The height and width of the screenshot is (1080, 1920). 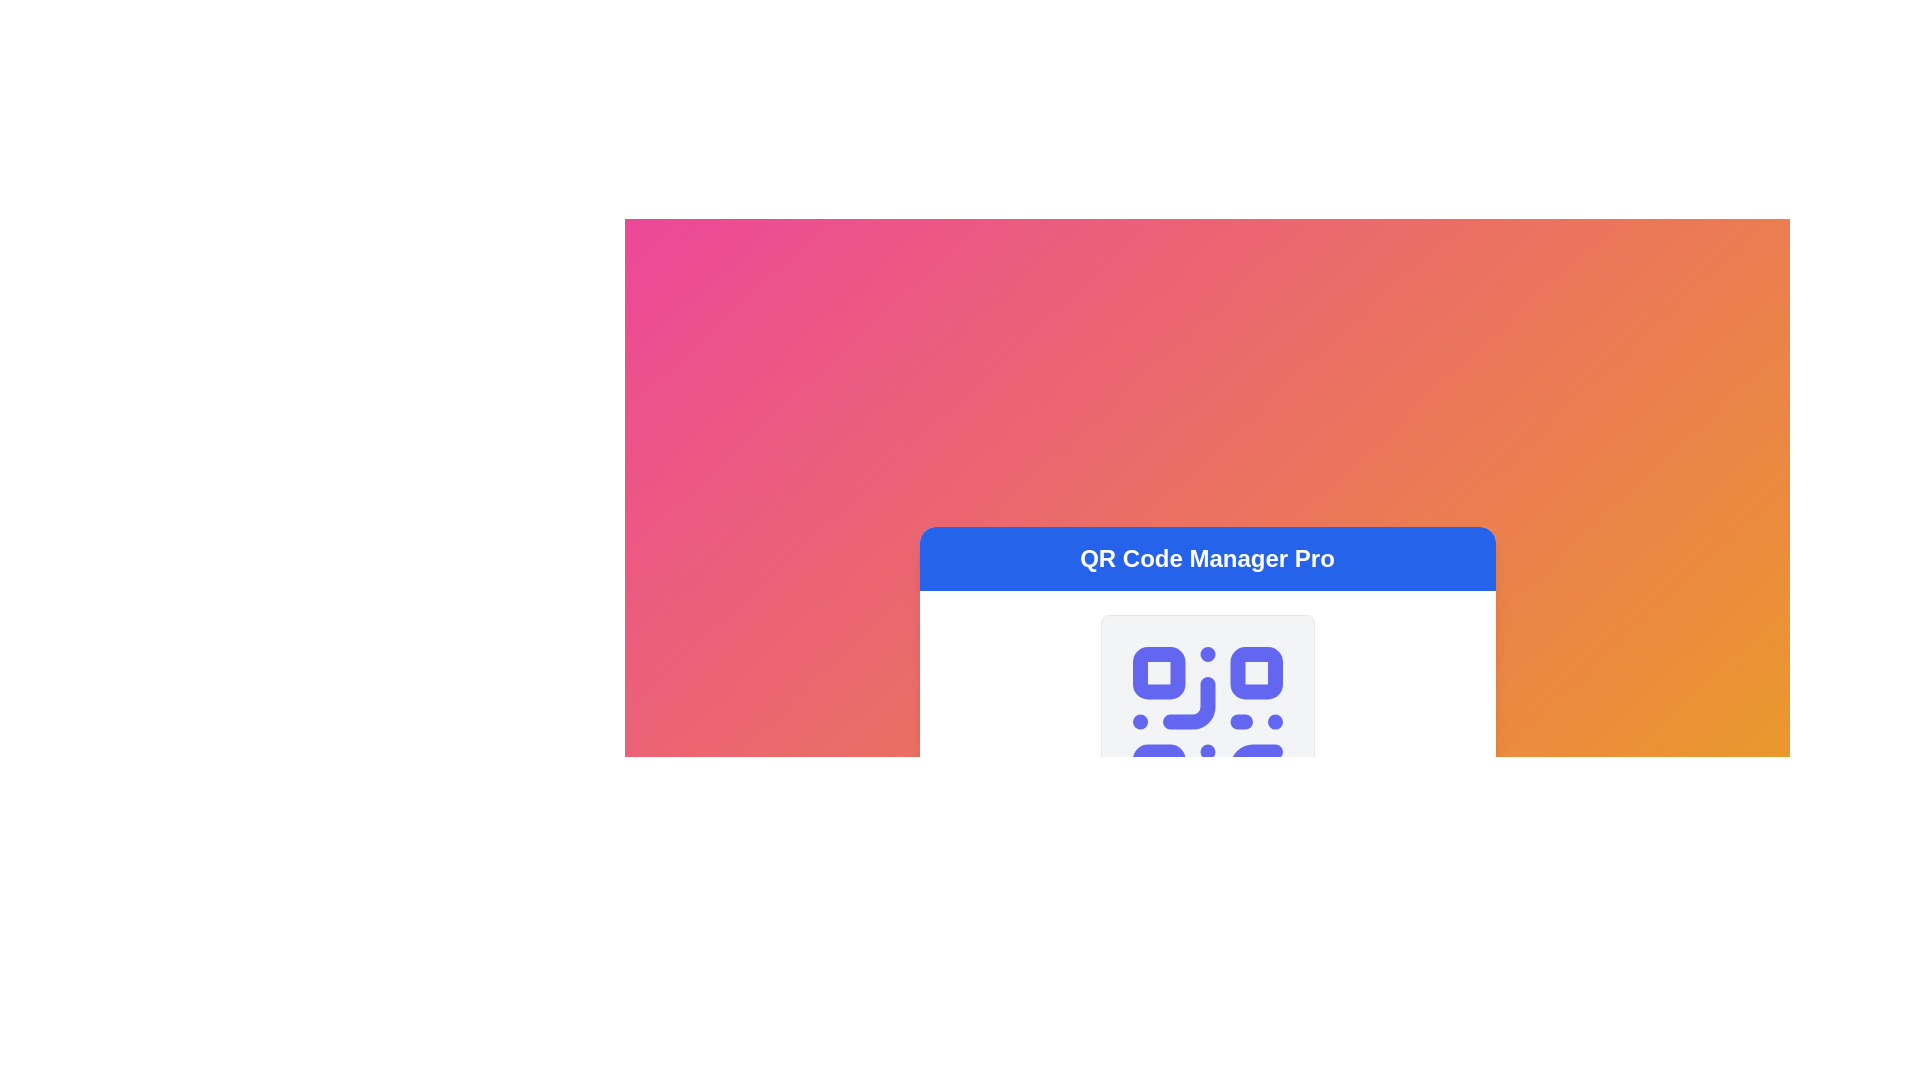 I want to click on the bold text label displaying 'QR Code Manager Pro' which is prominently styled on a blue background, so click(x=1206, y=558).